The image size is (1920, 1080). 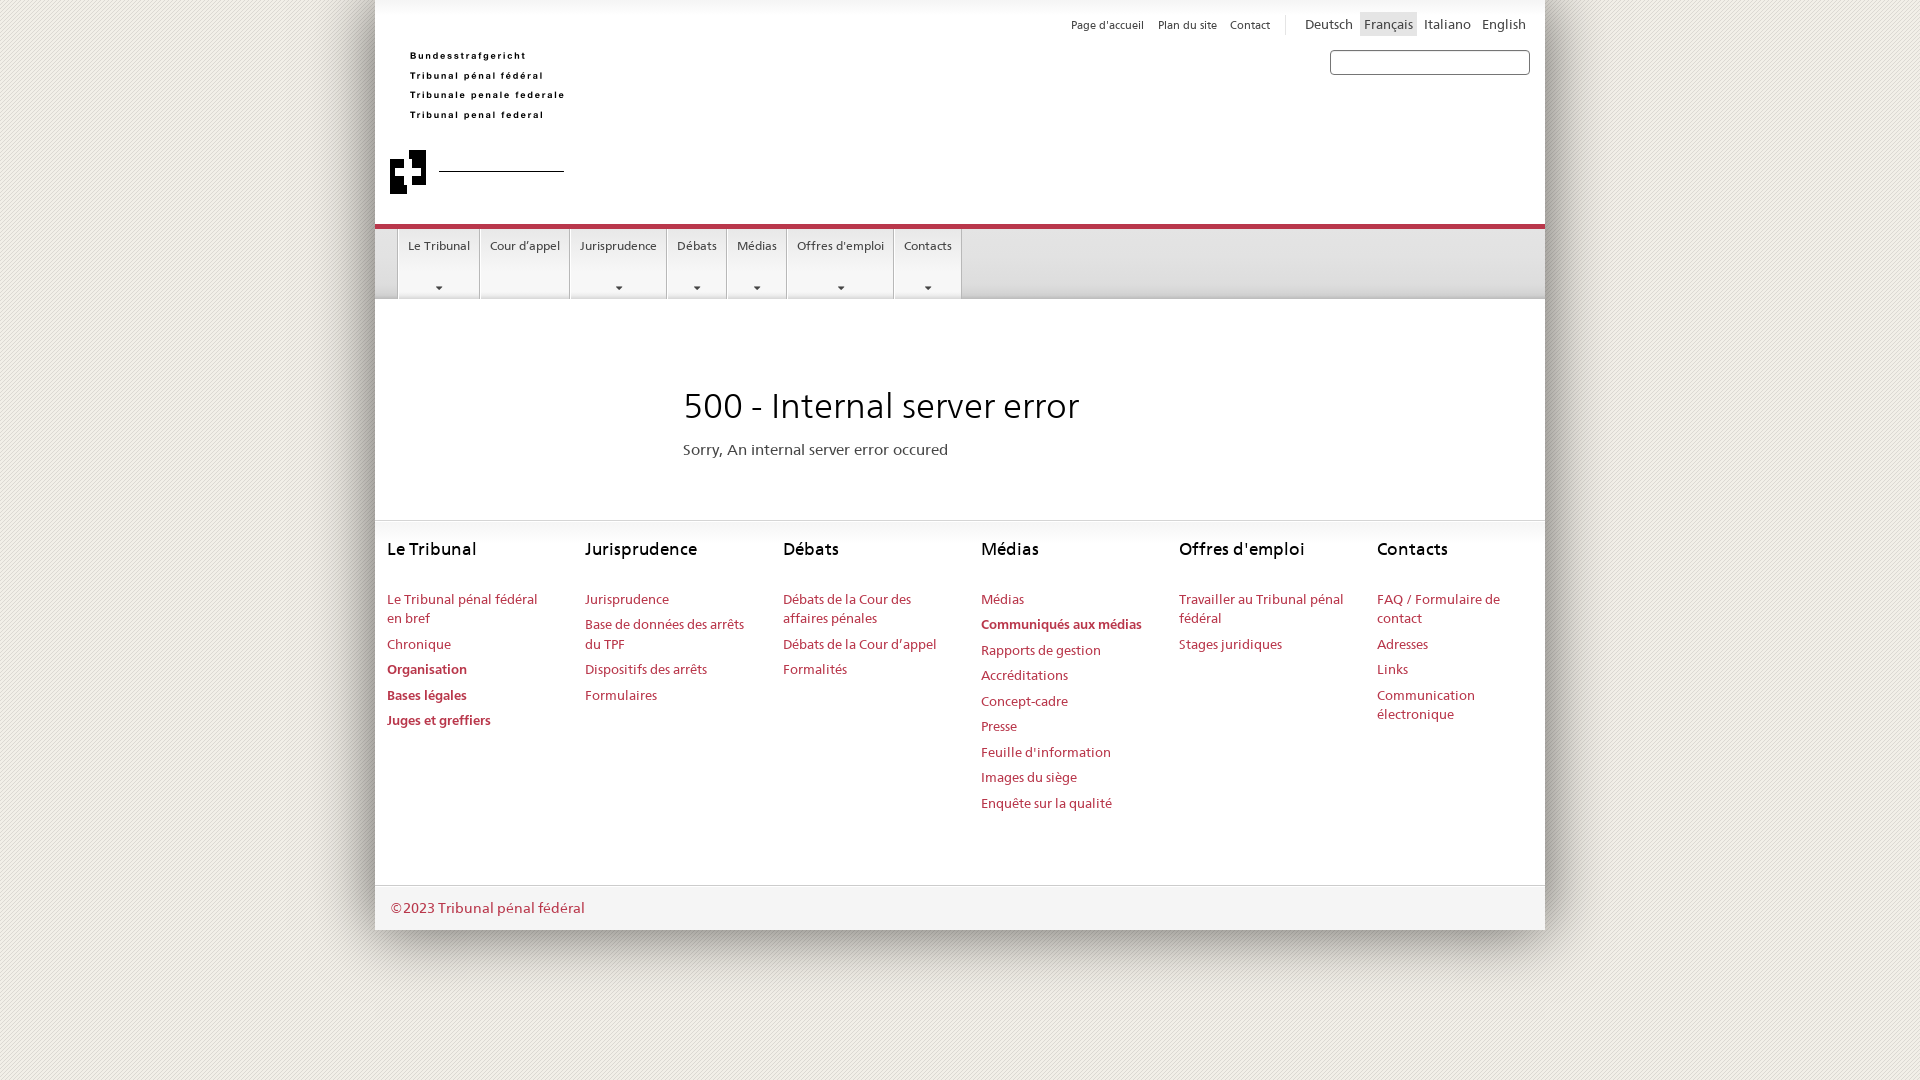 What do you see at coordinates (1040, 651) in the screenshot?
I see `'Rapports de gestion'` at bounding box center [1040, 651].